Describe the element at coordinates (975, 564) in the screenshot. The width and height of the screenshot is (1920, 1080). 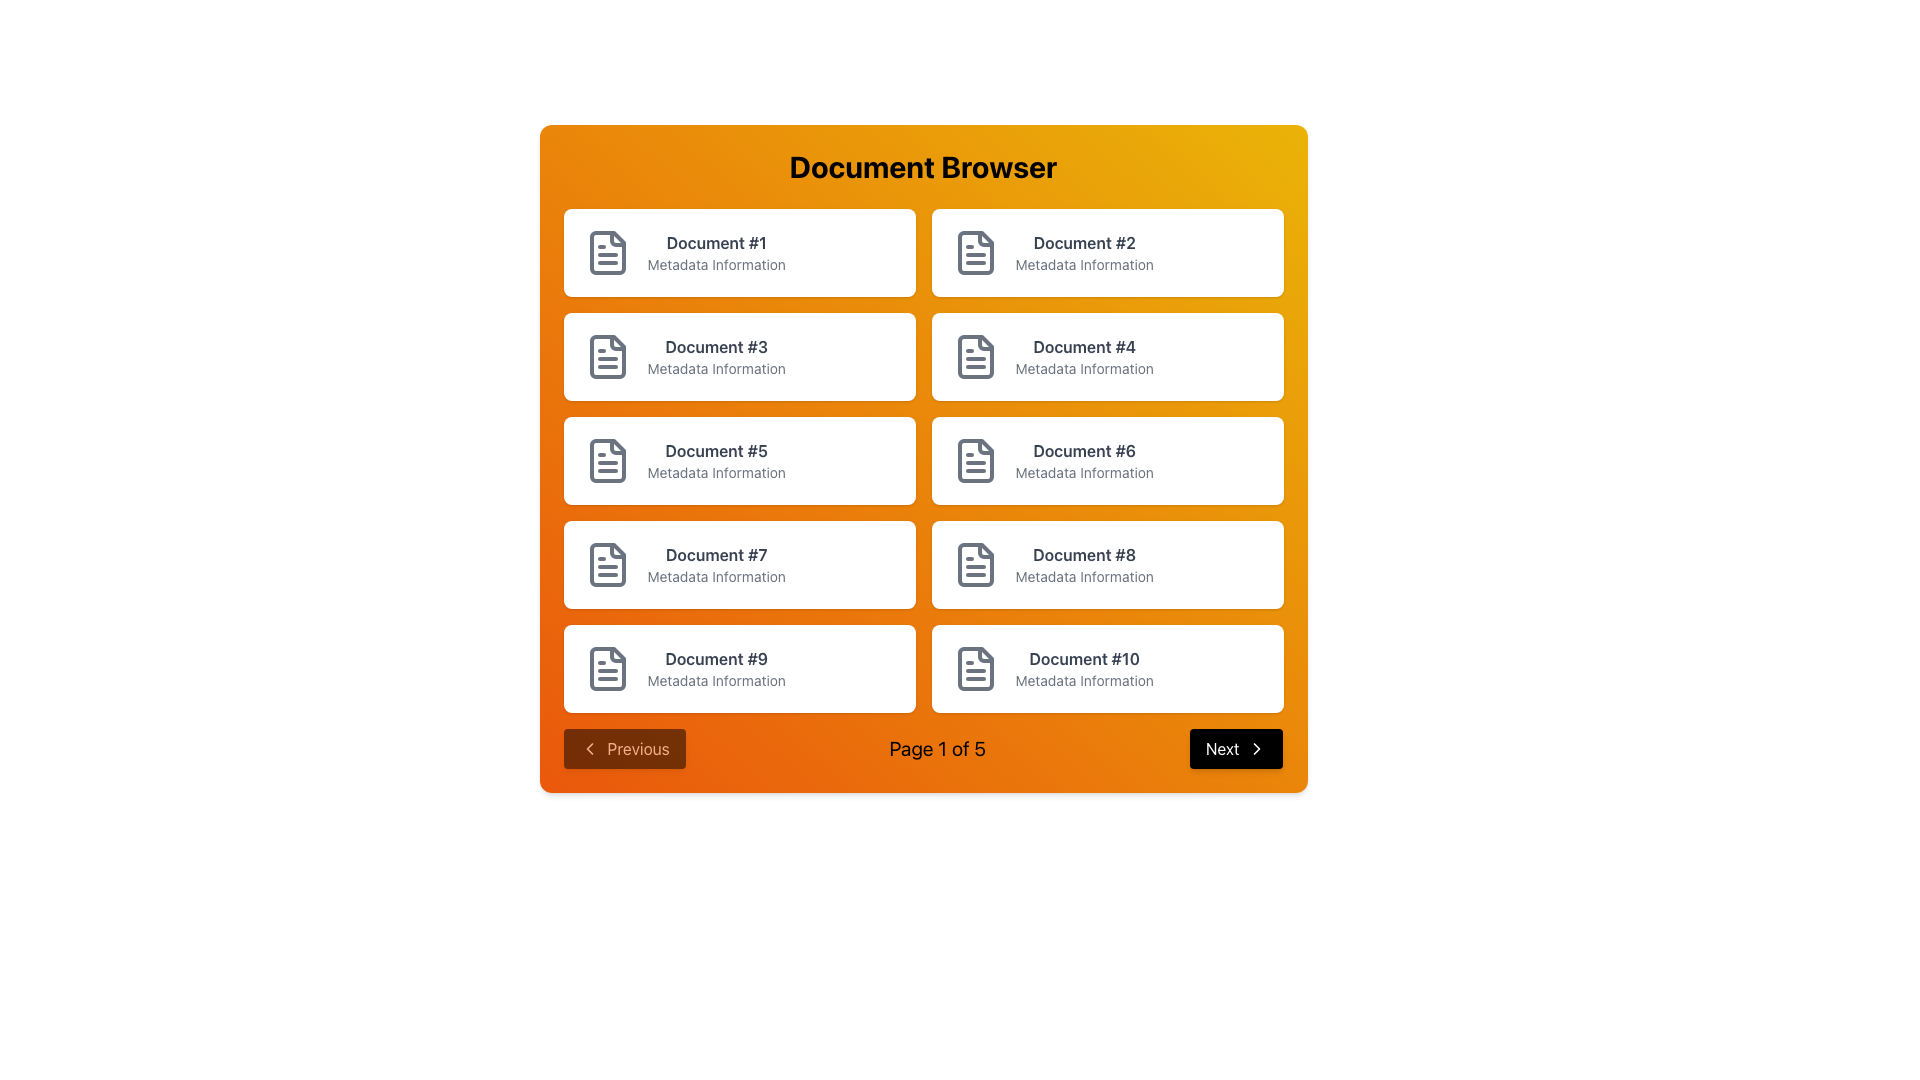
I see `the document icon representing 'Document #8'` at that location.